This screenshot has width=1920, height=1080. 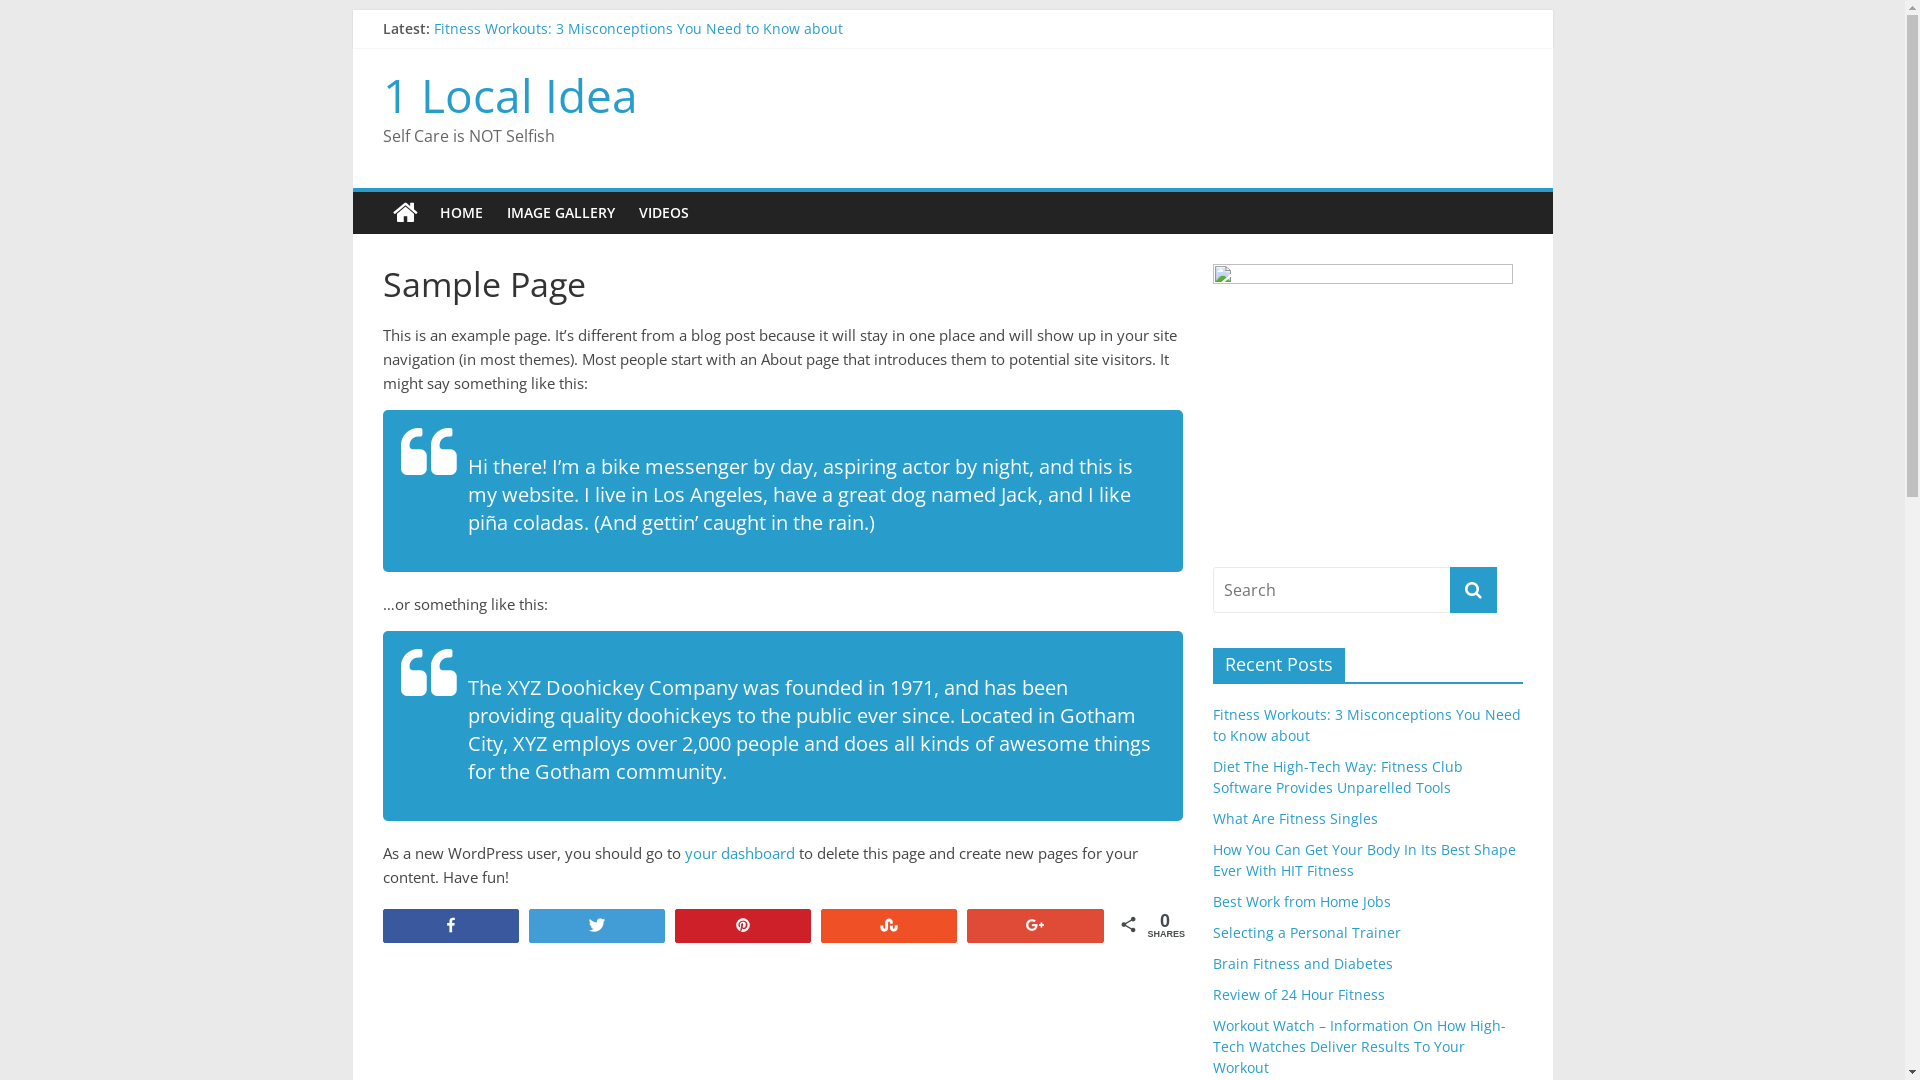 What do you see at coordinates (494, 212) in the screenshot?
I see `'IMAGE GALLERY'` at bounding box center [494, 212].